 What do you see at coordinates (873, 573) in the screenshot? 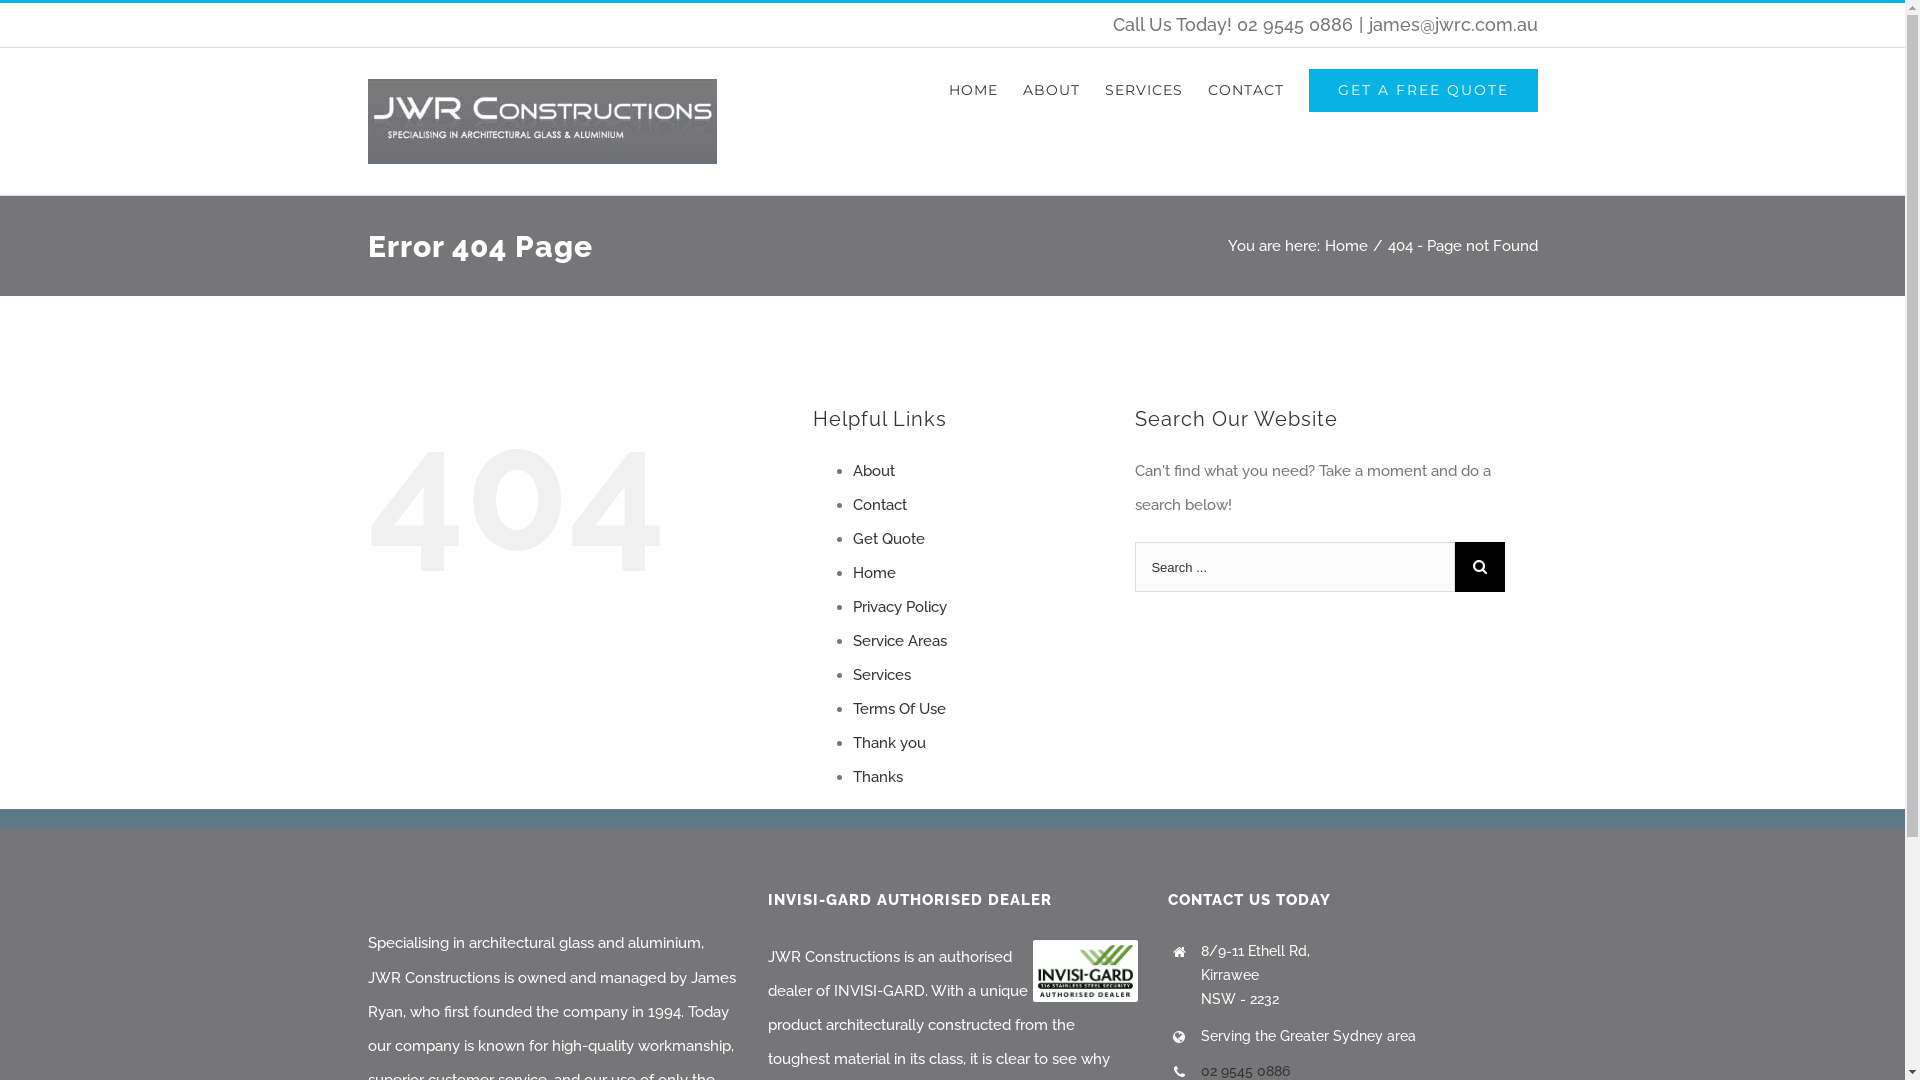
I see `'Home'` at bounding box center [873, 573].